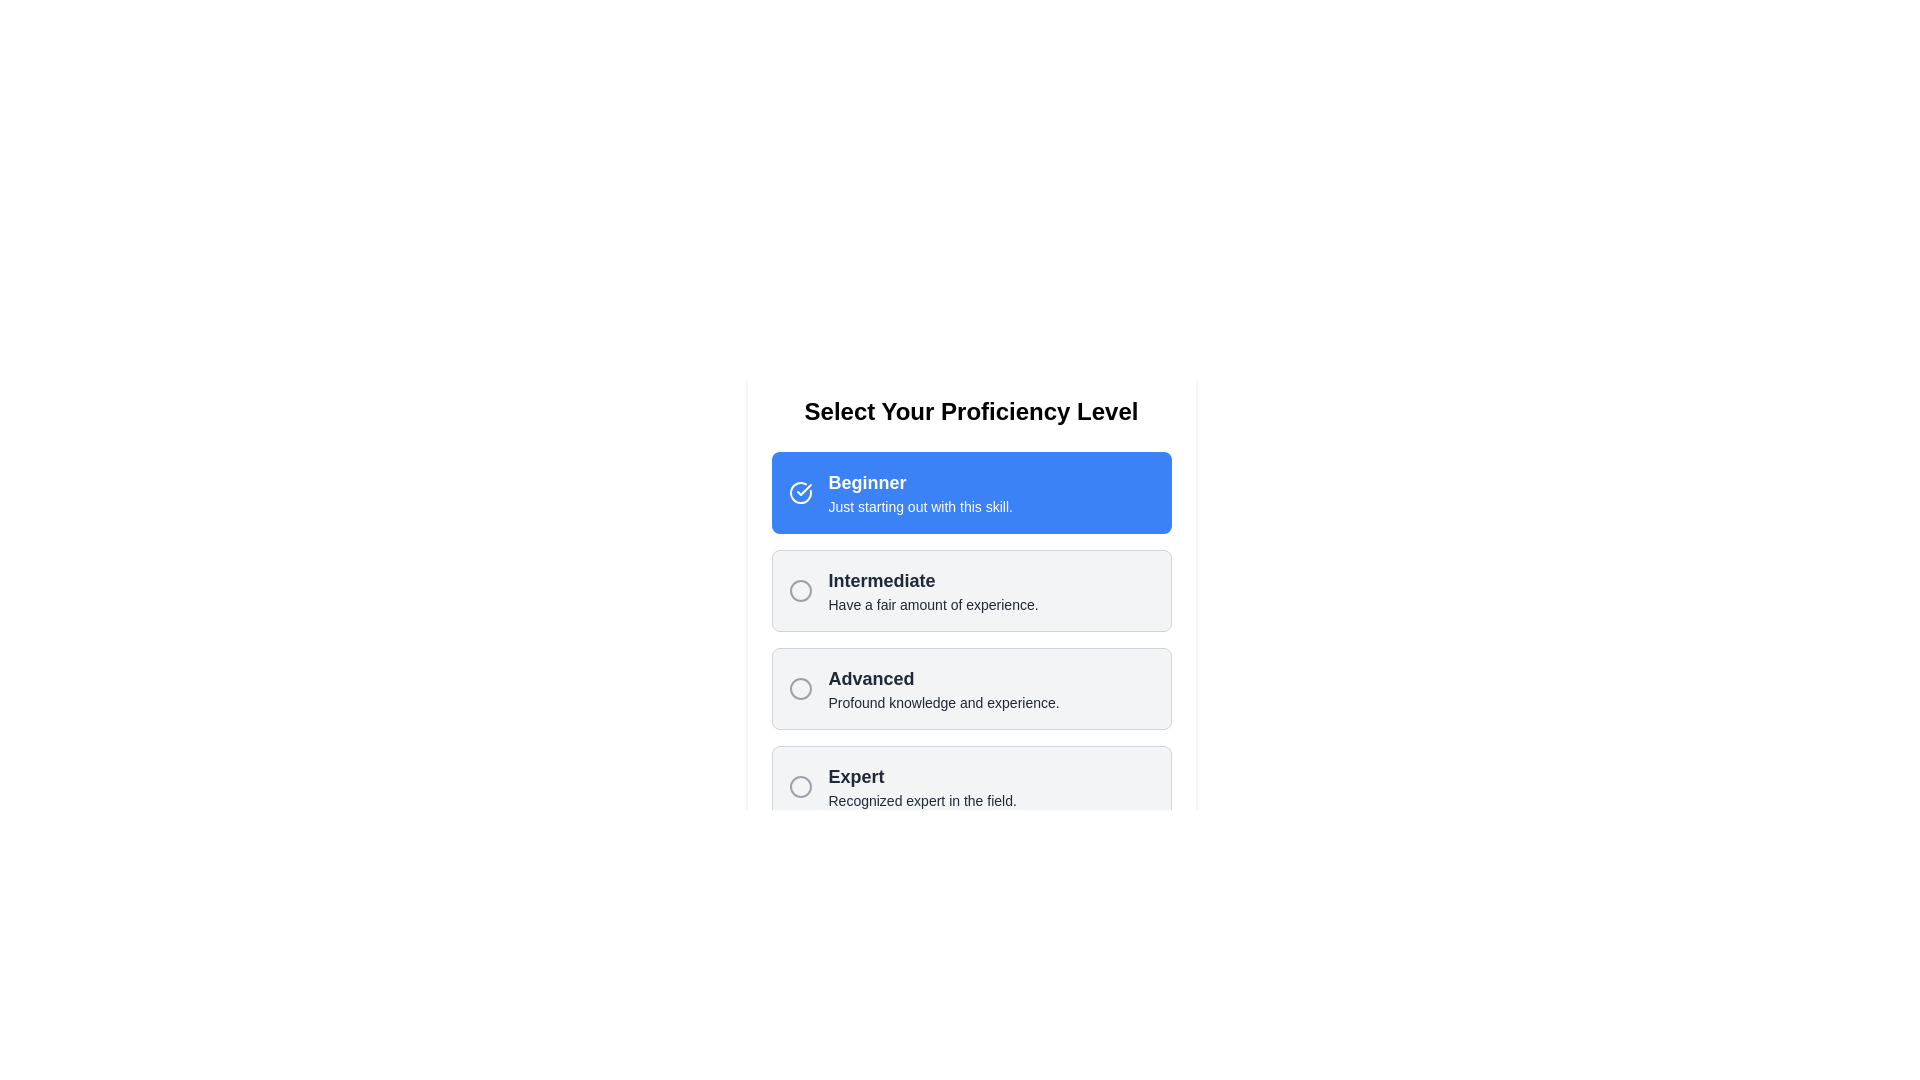  What do you see at coordinates (971, 493) in the screenshot?
I see `the 'Beginner' proficiency level button, which is the first option in the vertical list under the heading 'Select Your Proficiency Level.'` at bounding box center [971, 493].